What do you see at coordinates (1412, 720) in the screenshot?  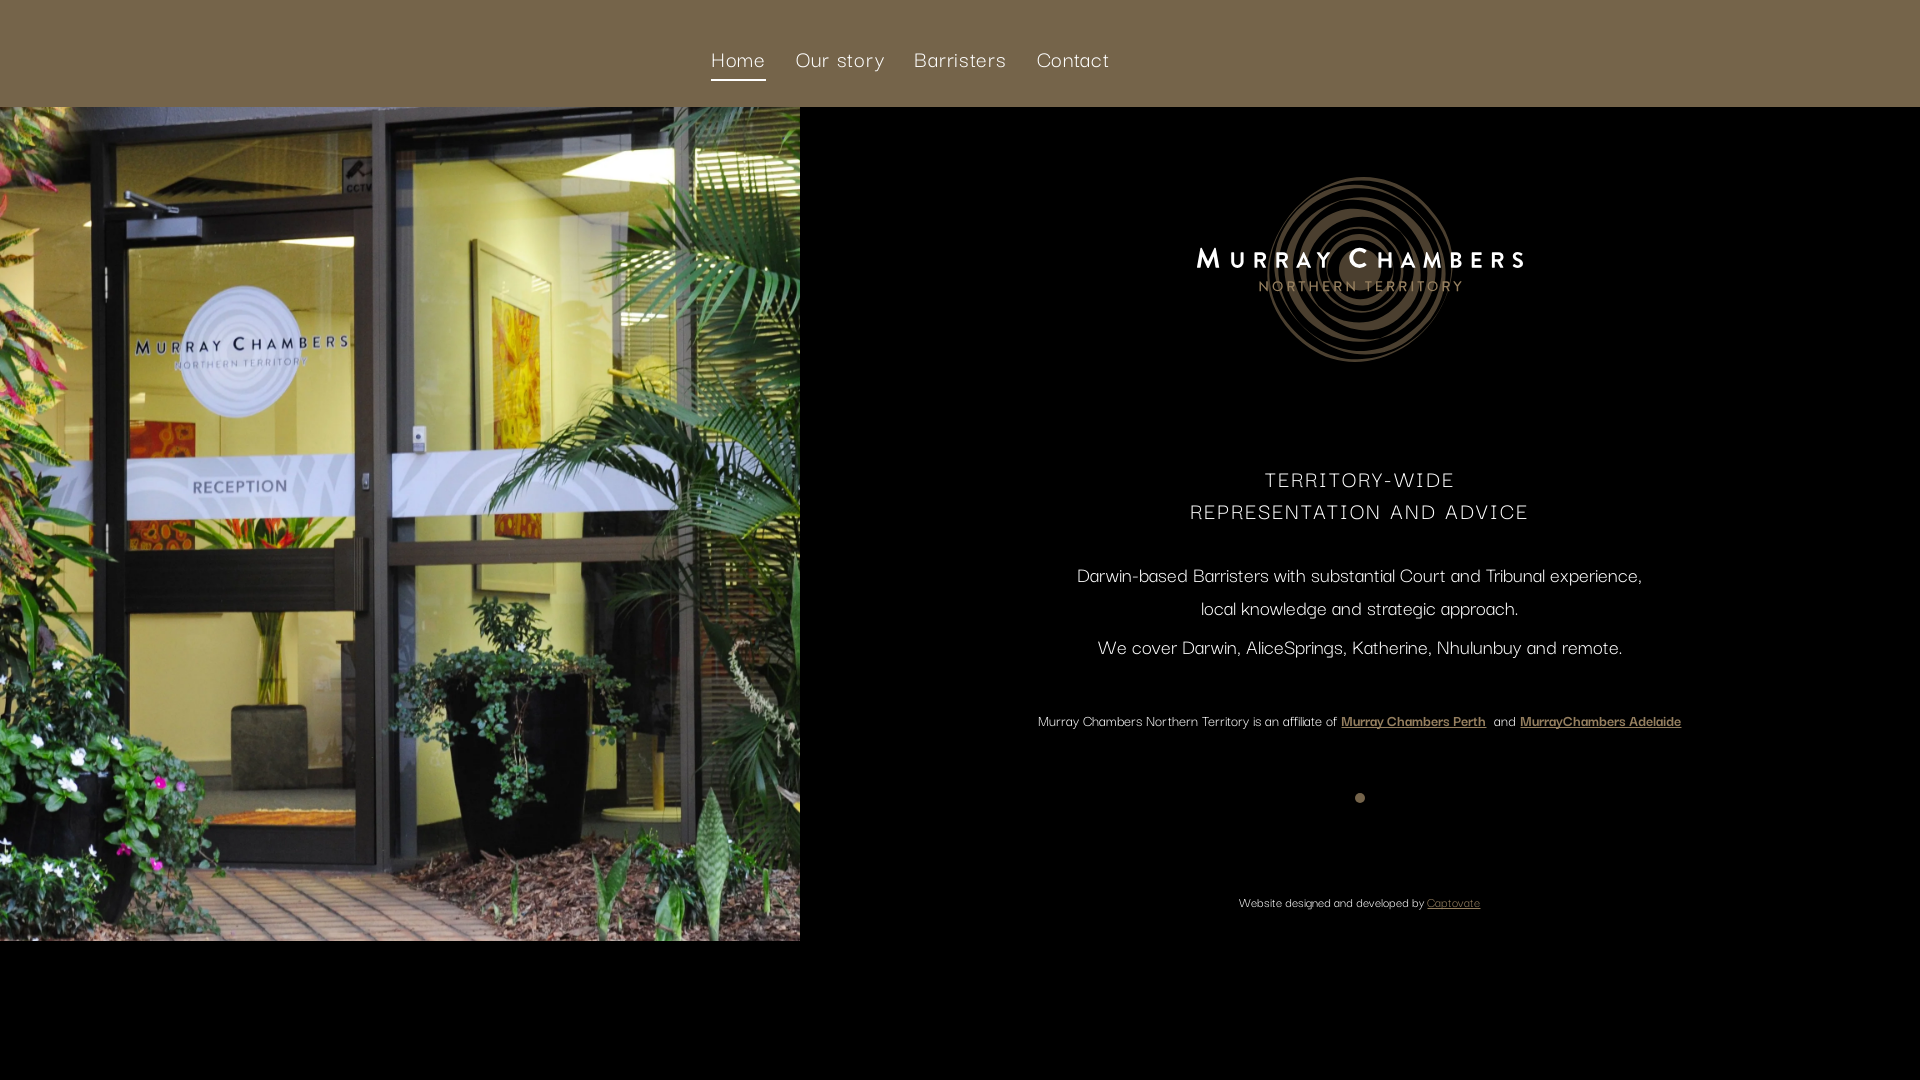 I see `'Murray Chambers Perth'` at bounding box center [1412, 720].